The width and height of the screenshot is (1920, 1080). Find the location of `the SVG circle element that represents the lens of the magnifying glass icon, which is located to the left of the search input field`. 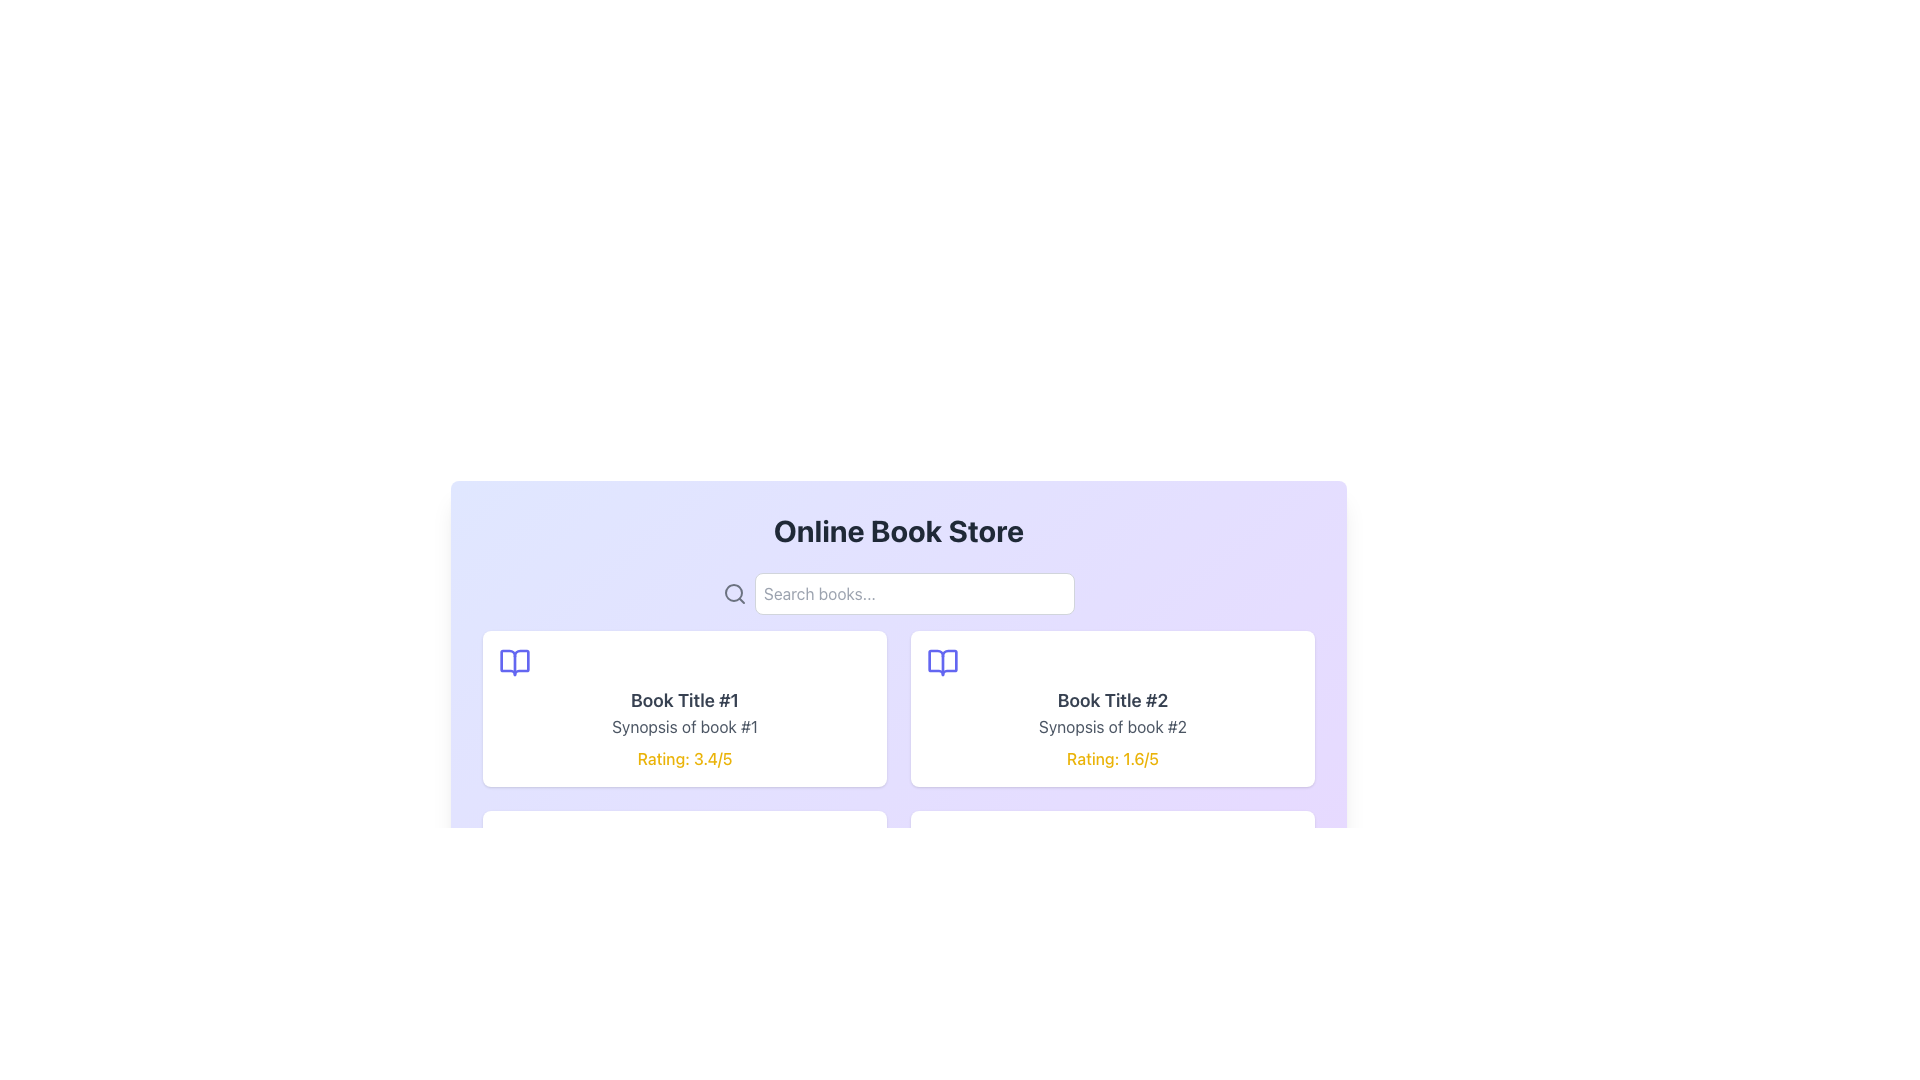

the SVG circle element that represents the lens of the magnifying glass icon, which is located to the left of the search input field is located at coordinates (733, 592).